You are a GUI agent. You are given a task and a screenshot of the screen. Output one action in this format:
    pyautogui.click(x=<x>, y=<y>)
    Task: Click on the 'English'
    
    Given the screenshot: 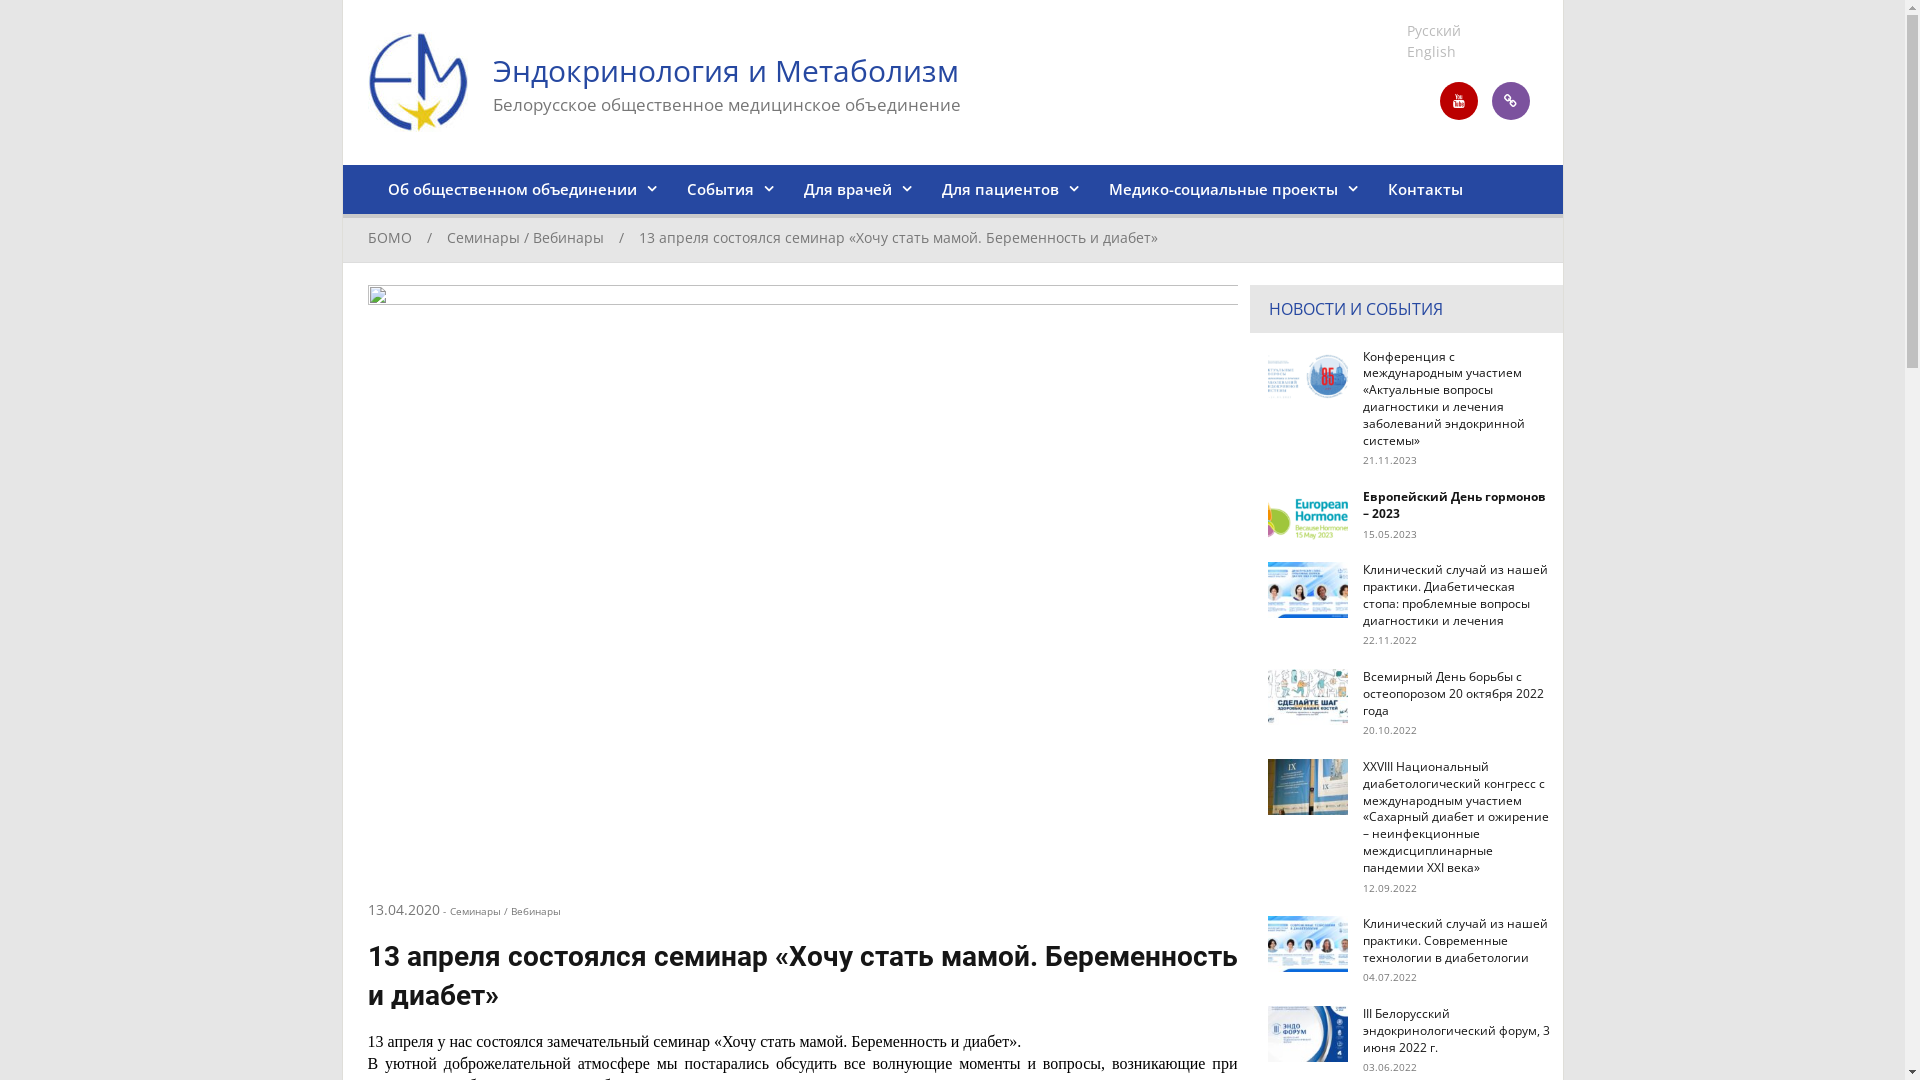 What is the action you would take?
    pyautogui.click(x=1430, y=50)
    